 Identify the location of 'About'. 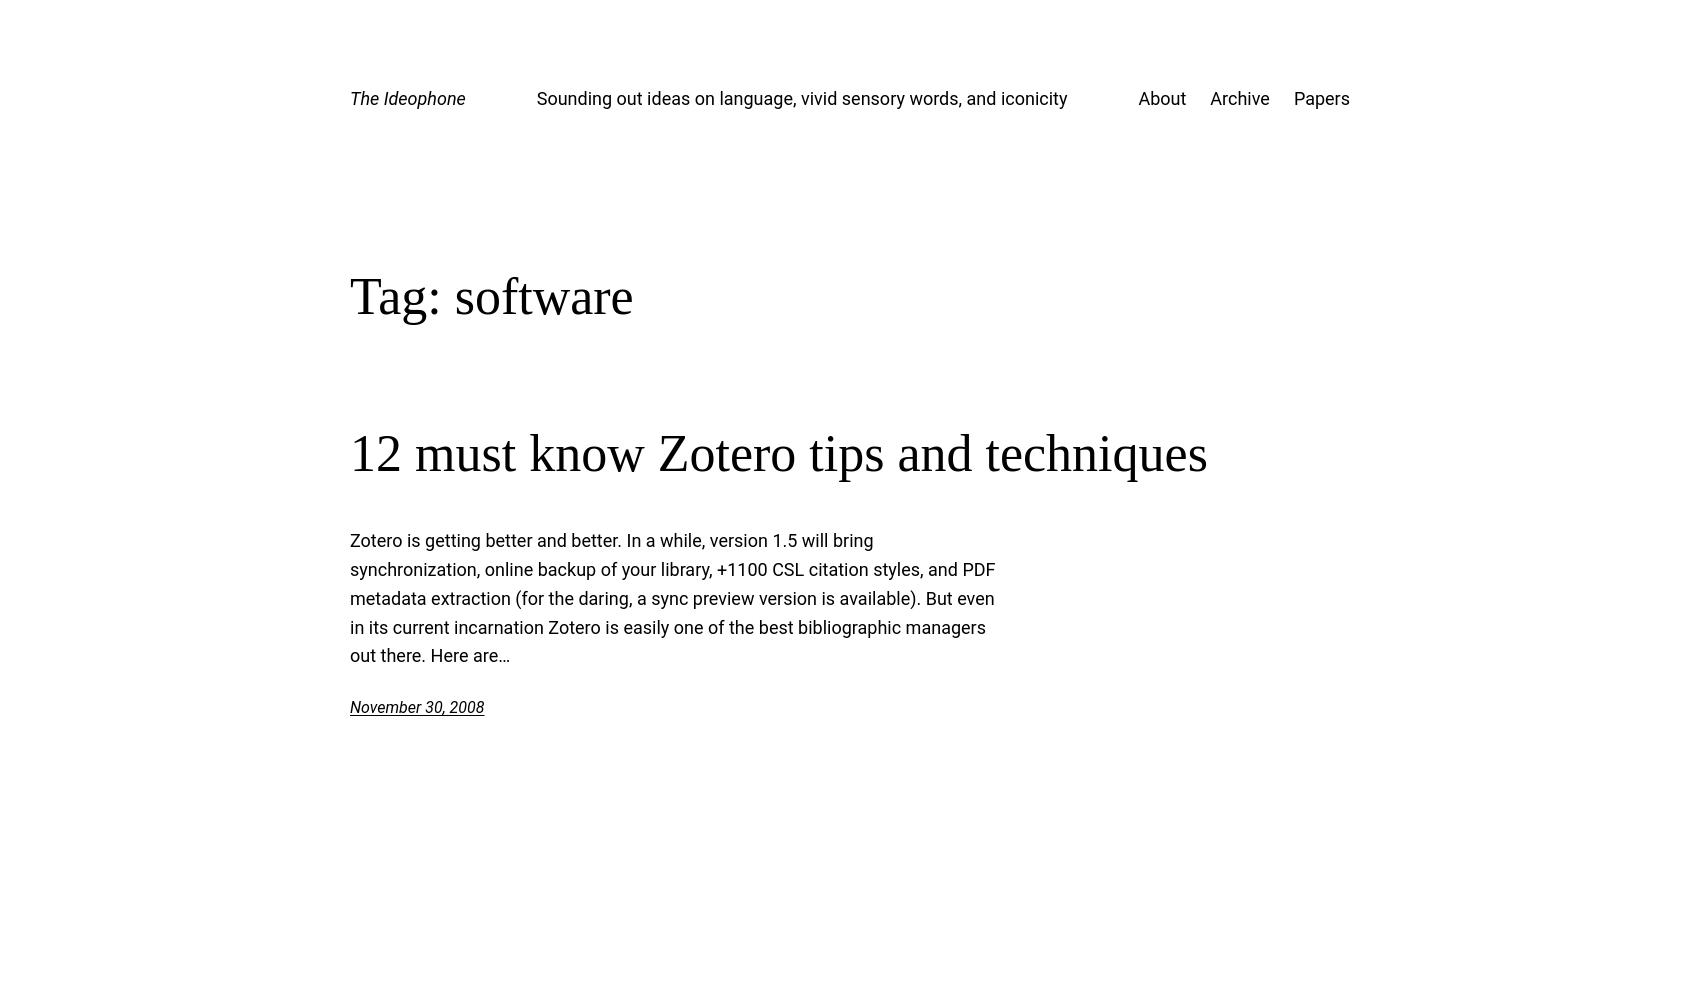
(1137, 97).